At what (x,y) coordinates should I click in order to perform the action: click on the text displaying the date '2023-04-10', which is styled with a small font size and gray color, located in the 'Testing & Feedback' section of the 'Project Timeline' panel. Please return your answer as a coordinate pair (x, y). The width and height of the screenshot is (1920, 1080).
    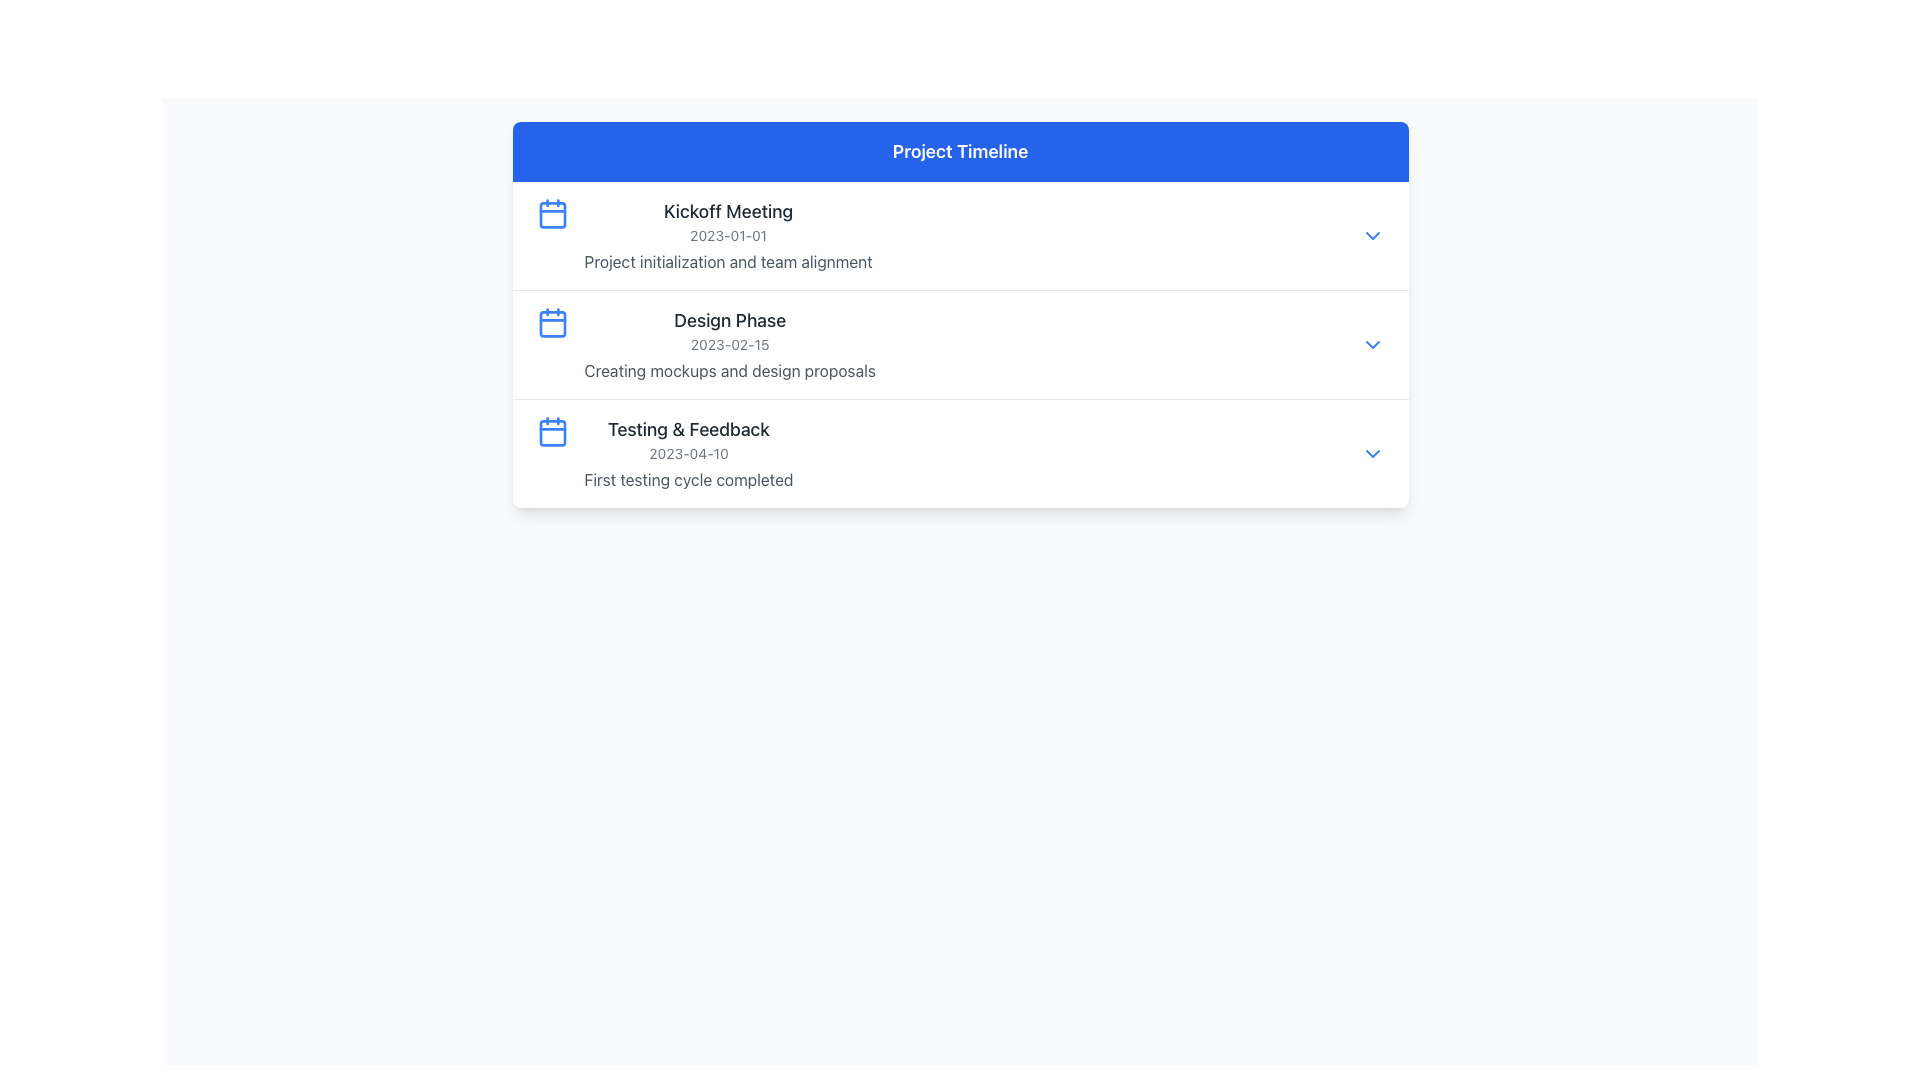
    Looking at the image, I should click on (689, 454).